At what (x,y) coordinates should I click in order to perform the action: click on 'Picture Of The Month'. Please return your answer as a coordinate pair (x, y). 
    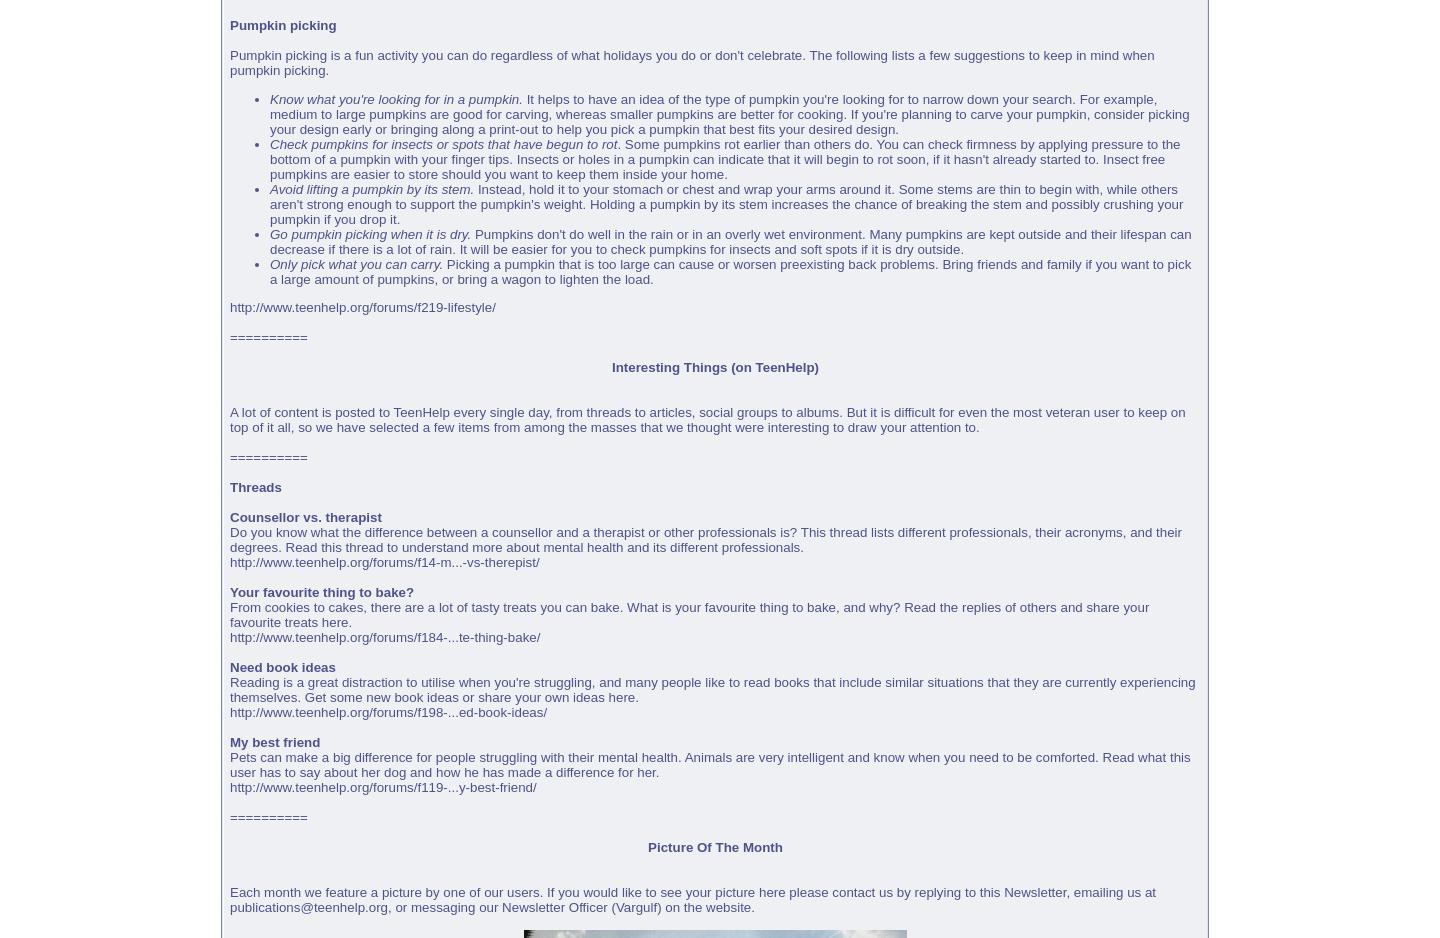
    Looking at the image, I should click on (714, 846).